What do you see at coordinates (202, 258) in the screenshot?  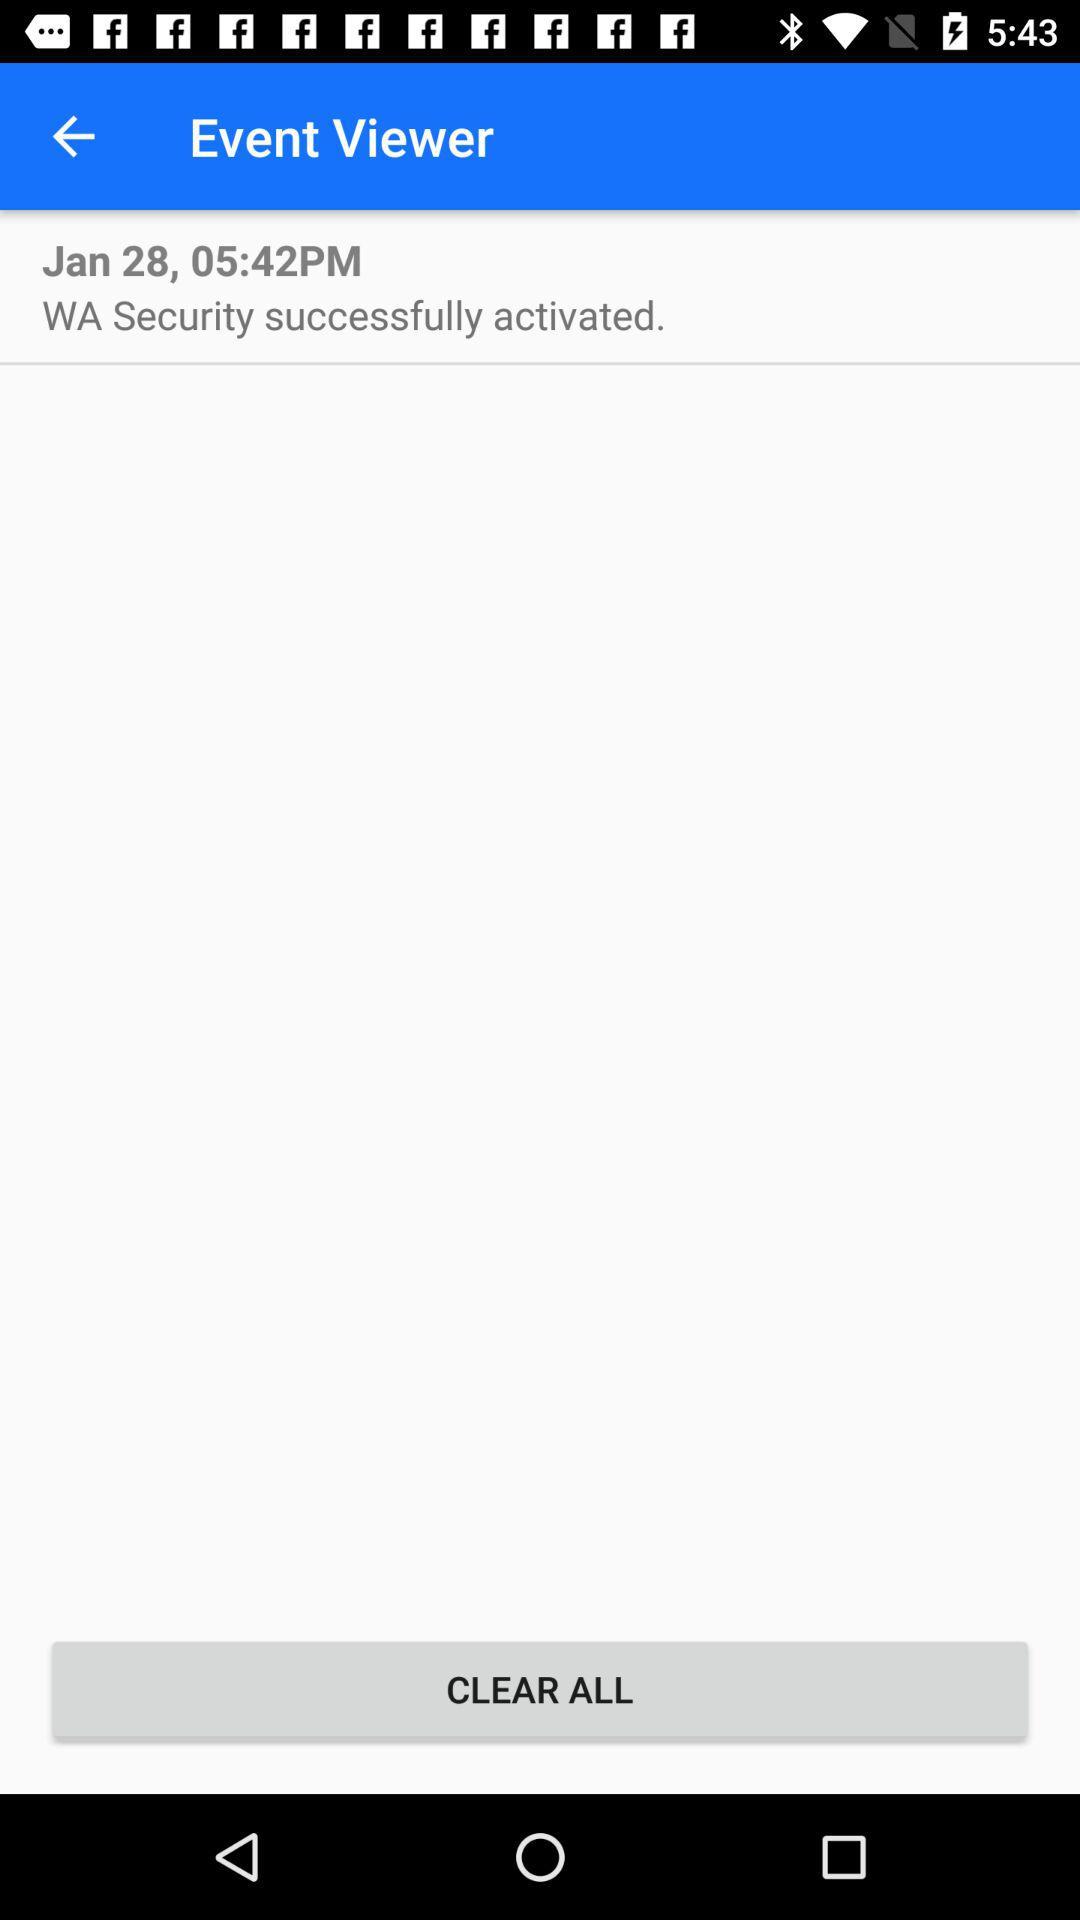 I see `jan 28 05 icon` at bounding box center [202, 258].